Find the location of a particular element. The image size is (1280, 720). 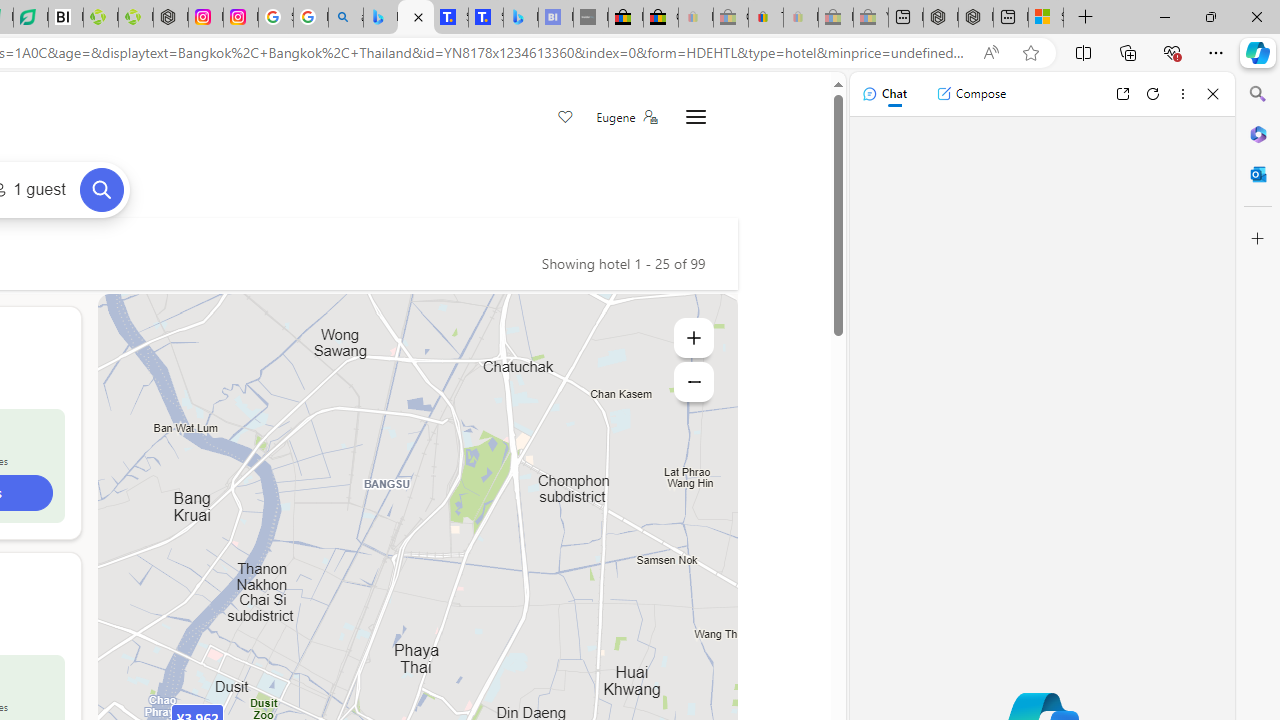

'Nordace - Nordace Edin Collection' is located at coordinates (170, 17).